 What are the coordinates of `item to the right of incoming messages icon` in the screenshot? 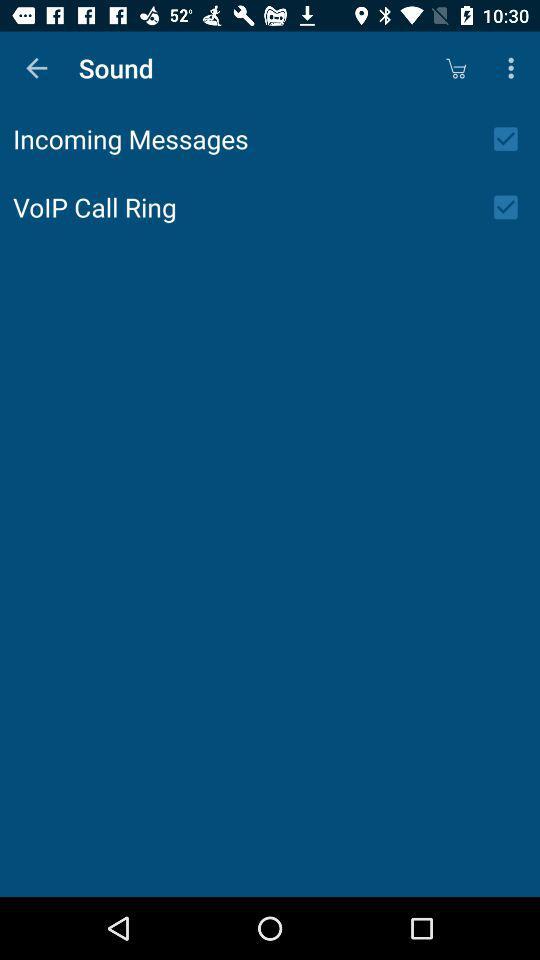 It's located at (512, 138).